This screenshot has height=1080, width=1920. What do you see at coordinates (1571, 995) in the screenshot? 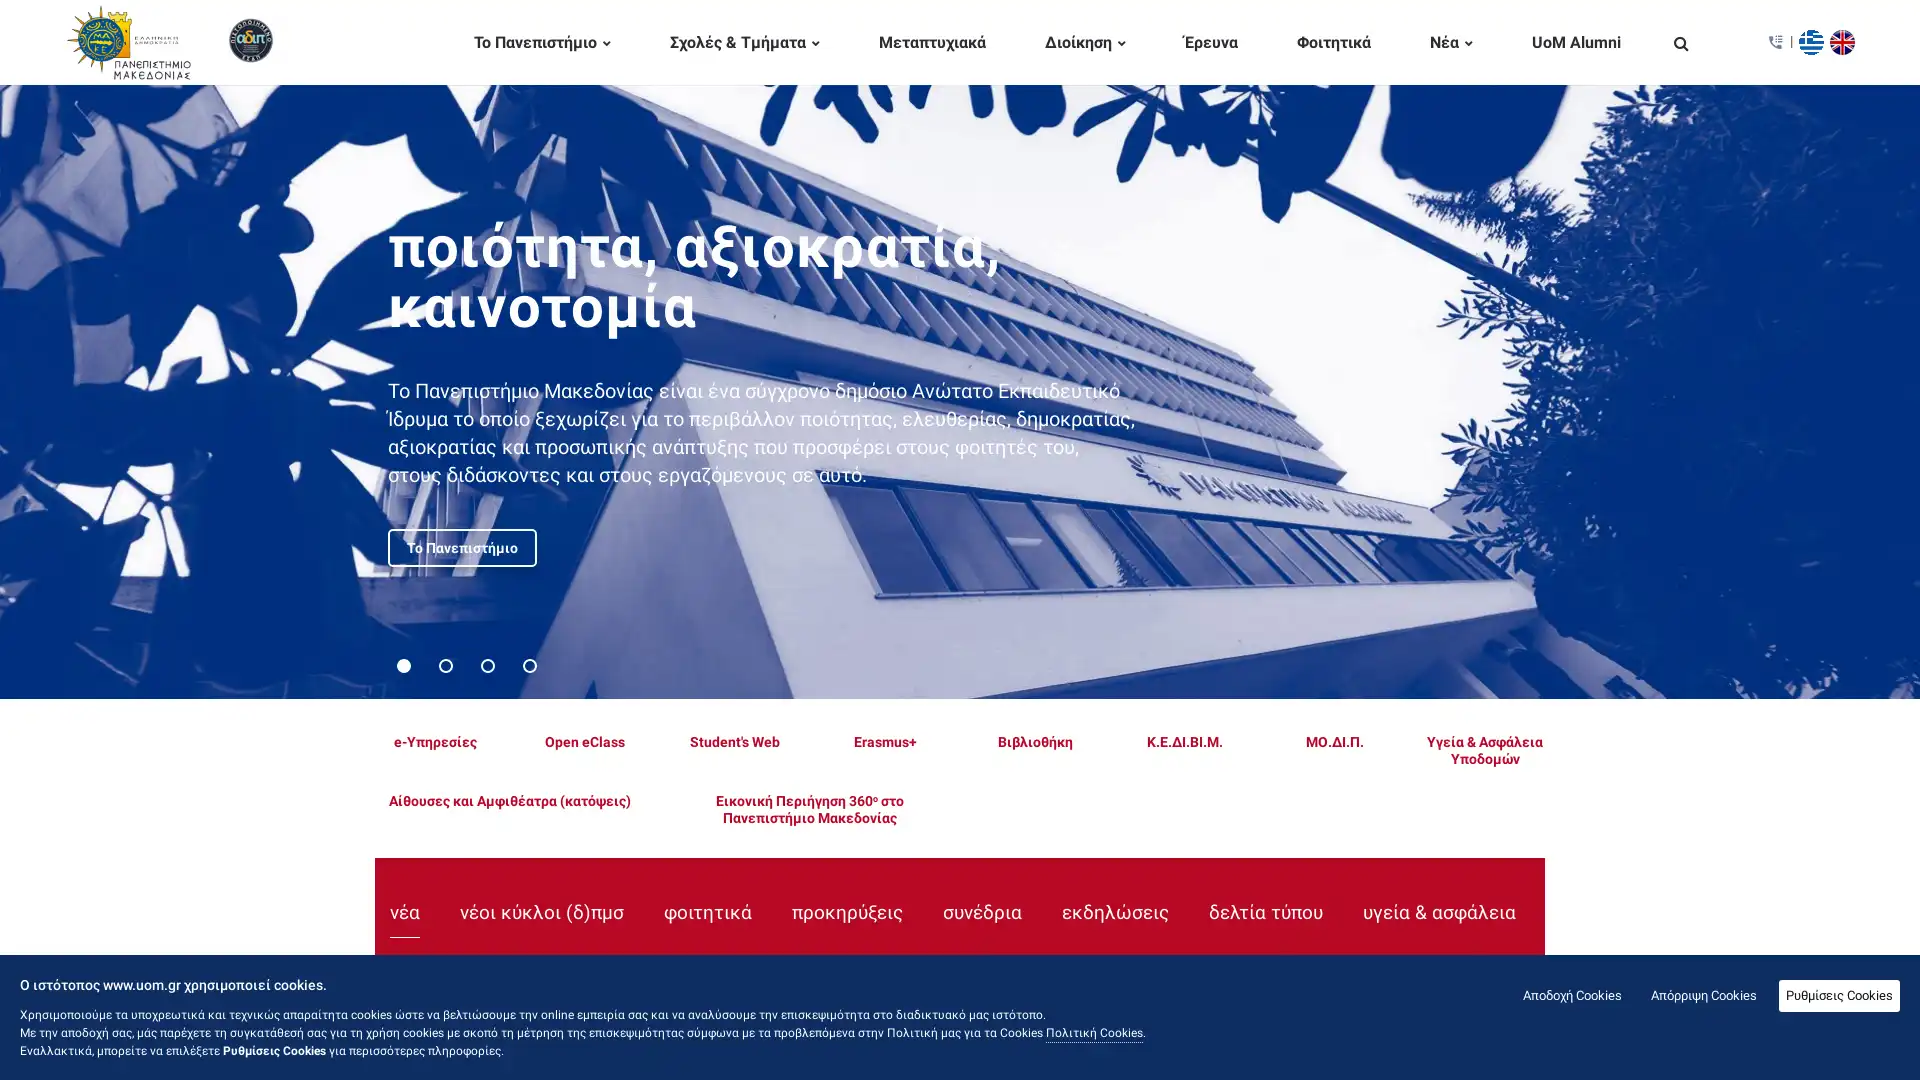
I see `Cookies` at bounding box center [1571, 995].